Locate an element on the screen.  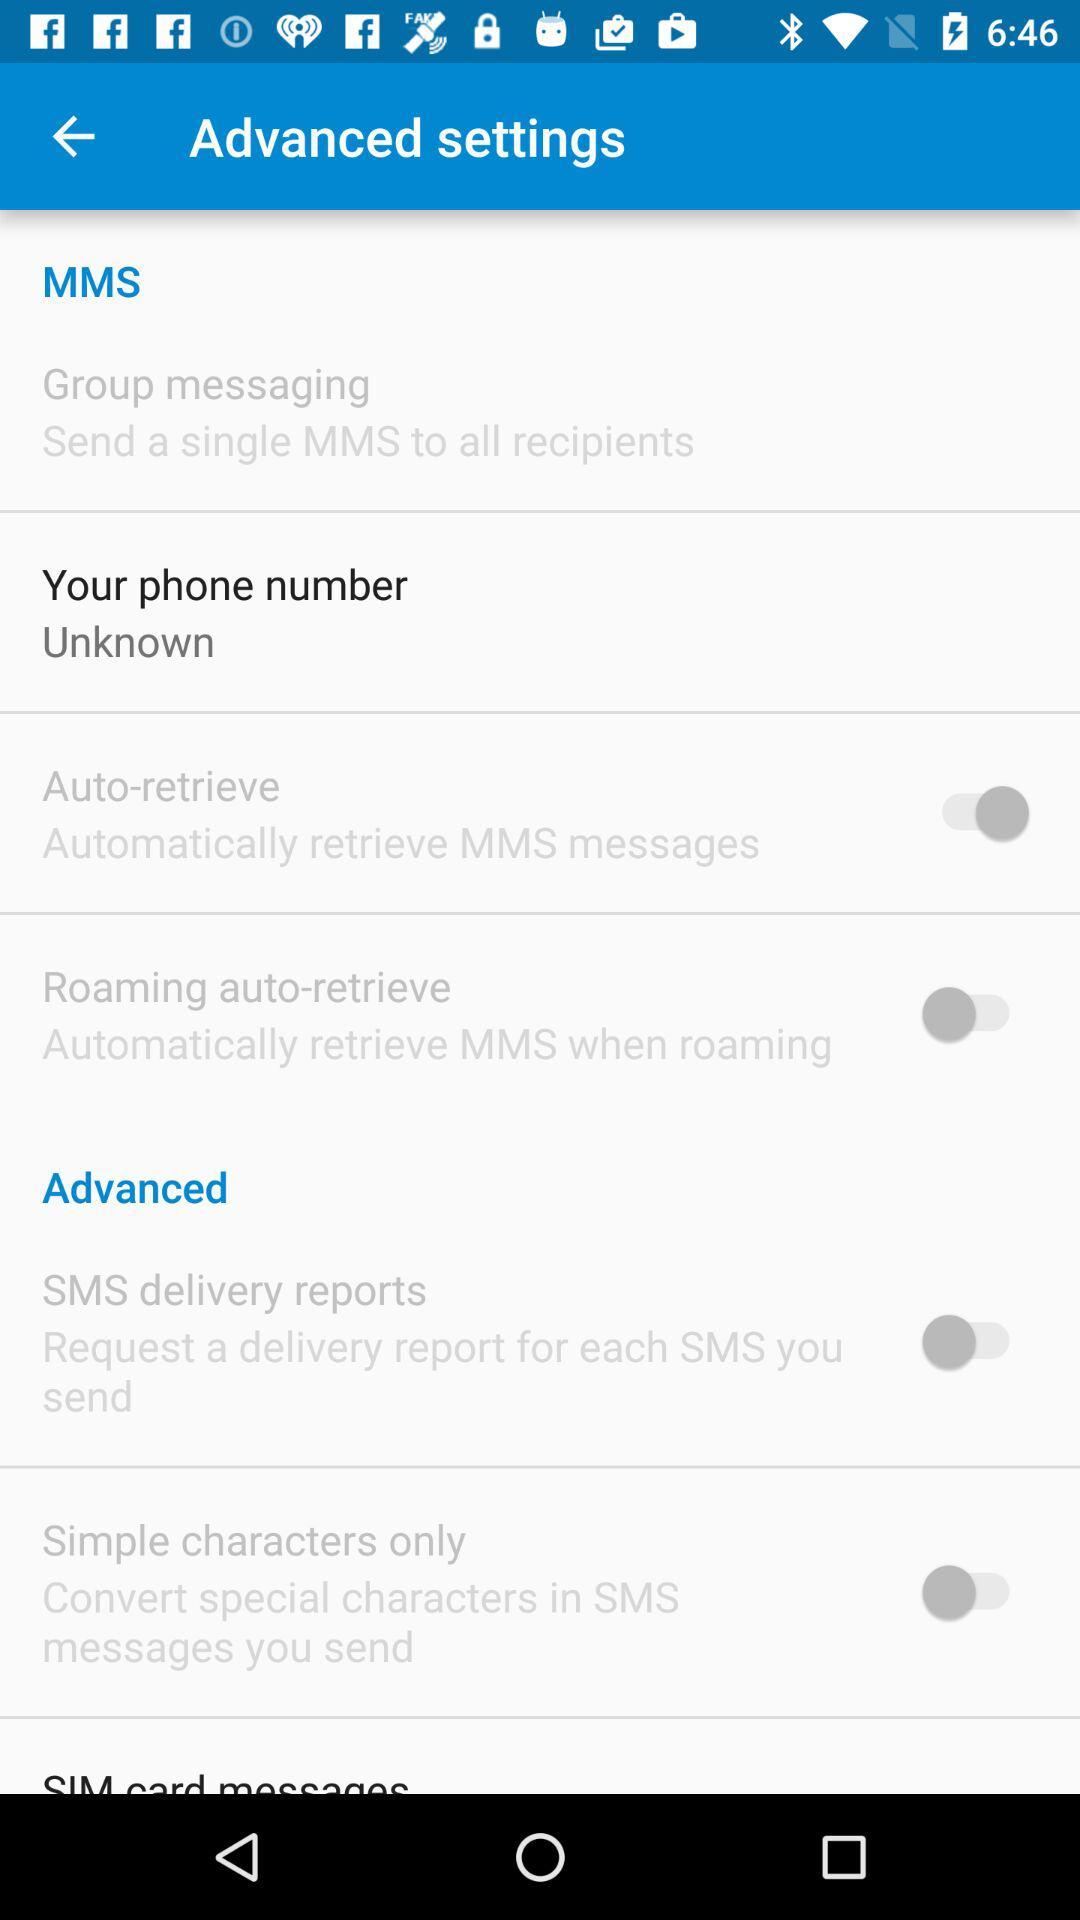
sim card messages item is located at coordinates (225, 1777).